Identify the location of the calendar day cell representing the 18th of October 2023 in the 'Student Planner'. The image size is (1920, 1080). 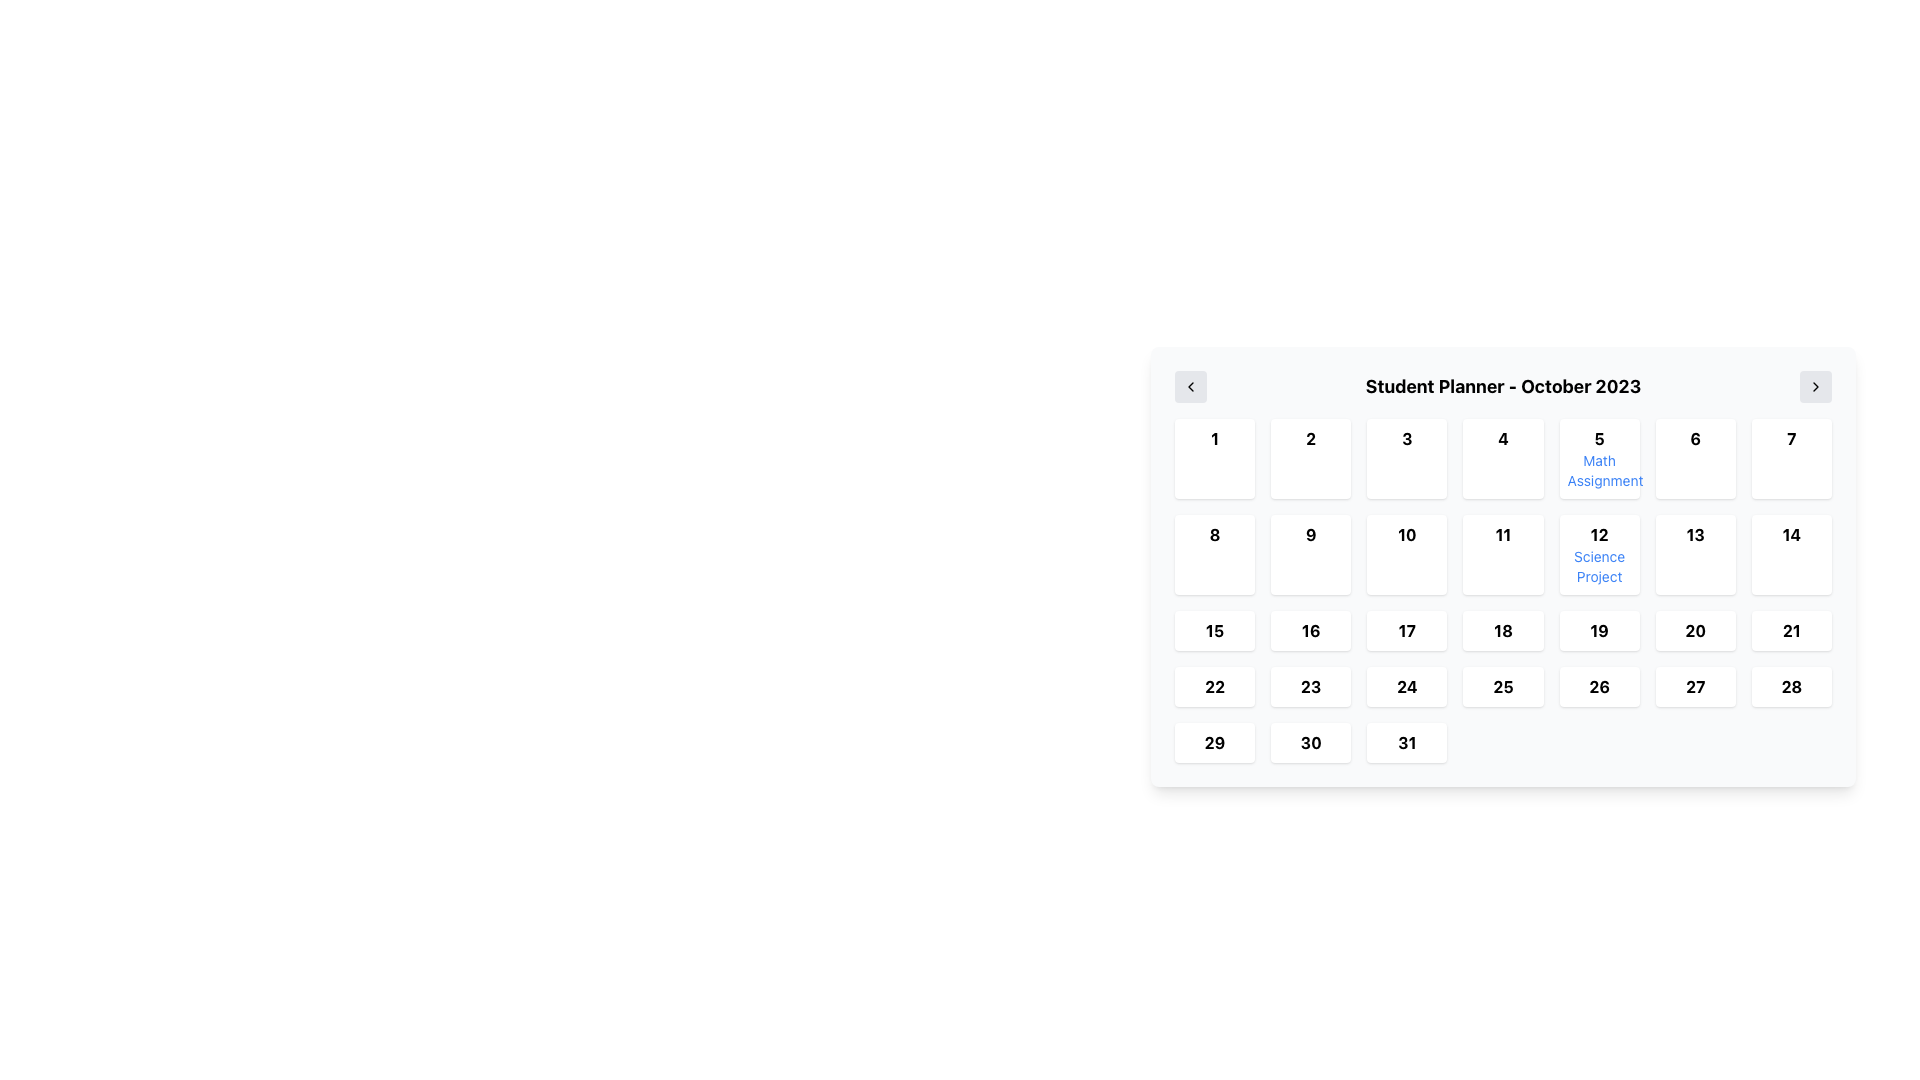
(1503, 631).